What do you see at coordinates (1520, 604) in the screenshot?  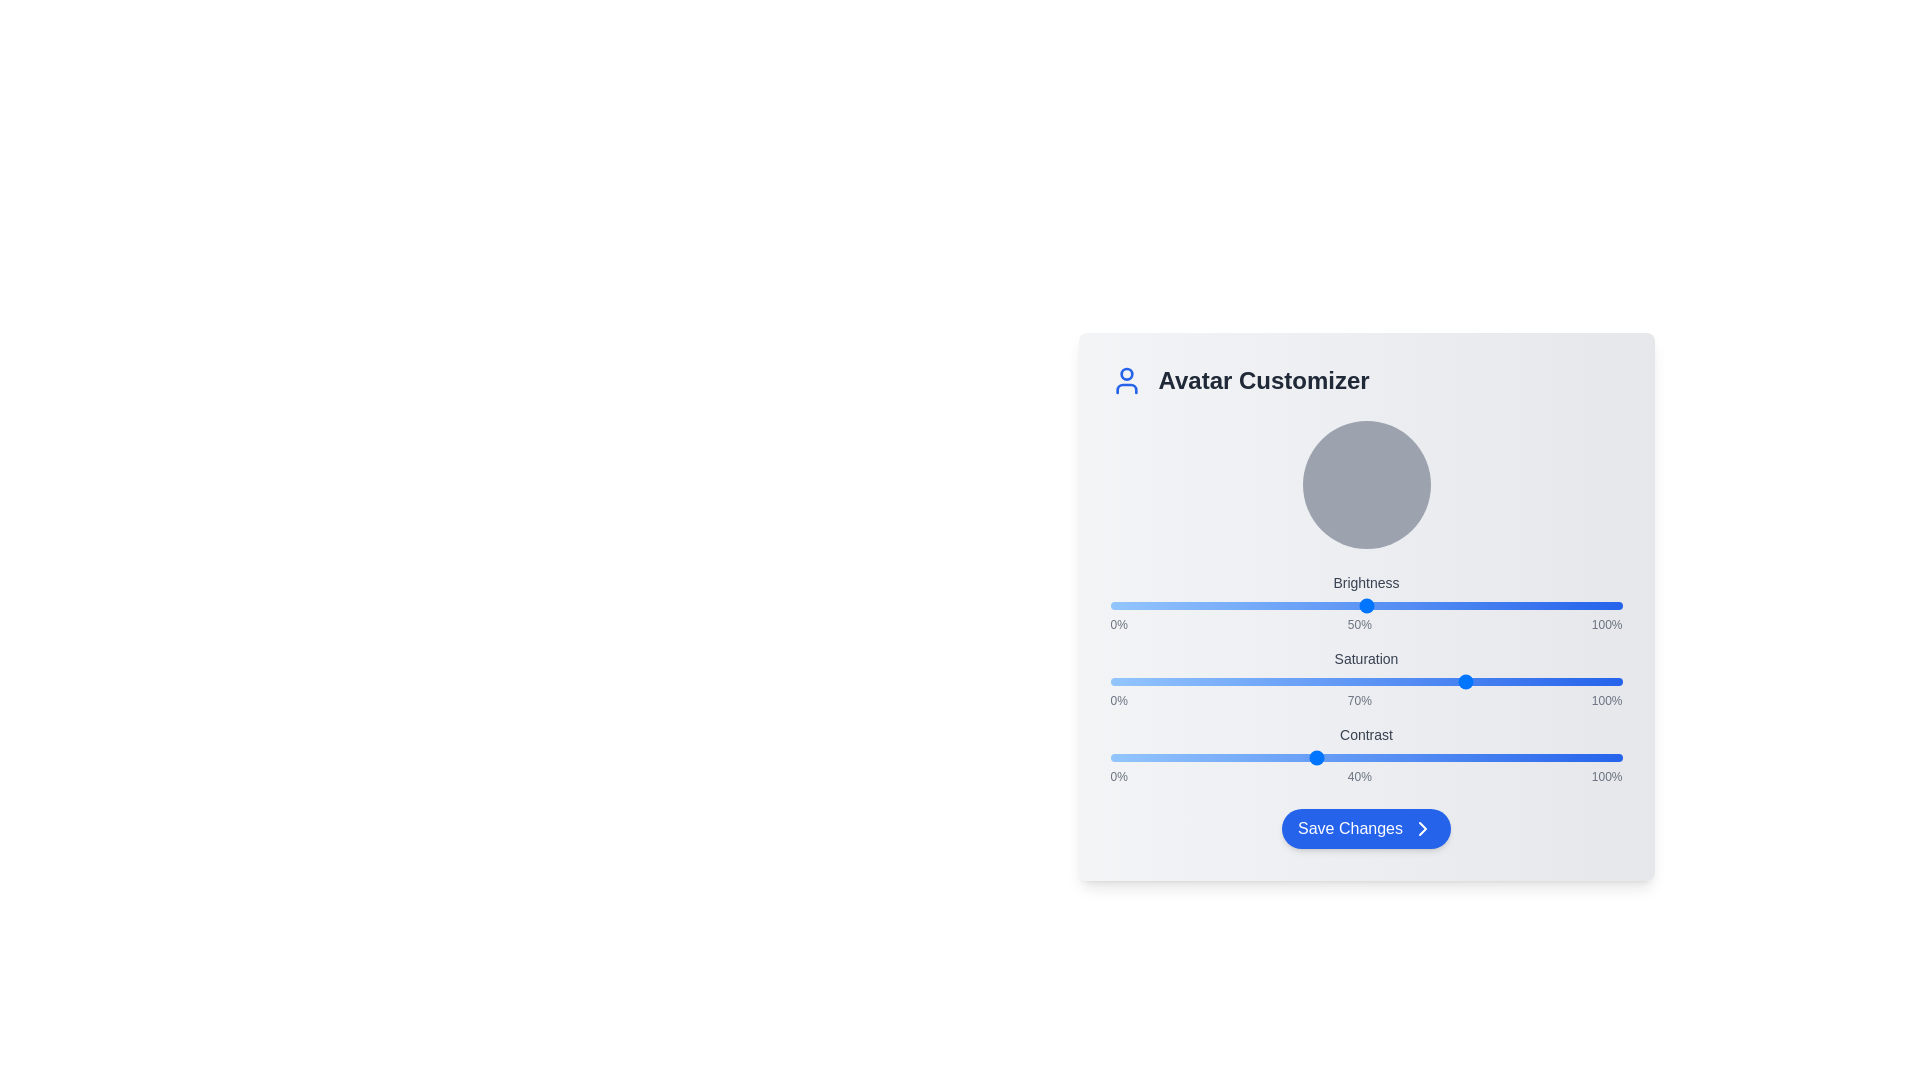 I see `the Brightness slider to 80%` at bounding box center [1520, 604].